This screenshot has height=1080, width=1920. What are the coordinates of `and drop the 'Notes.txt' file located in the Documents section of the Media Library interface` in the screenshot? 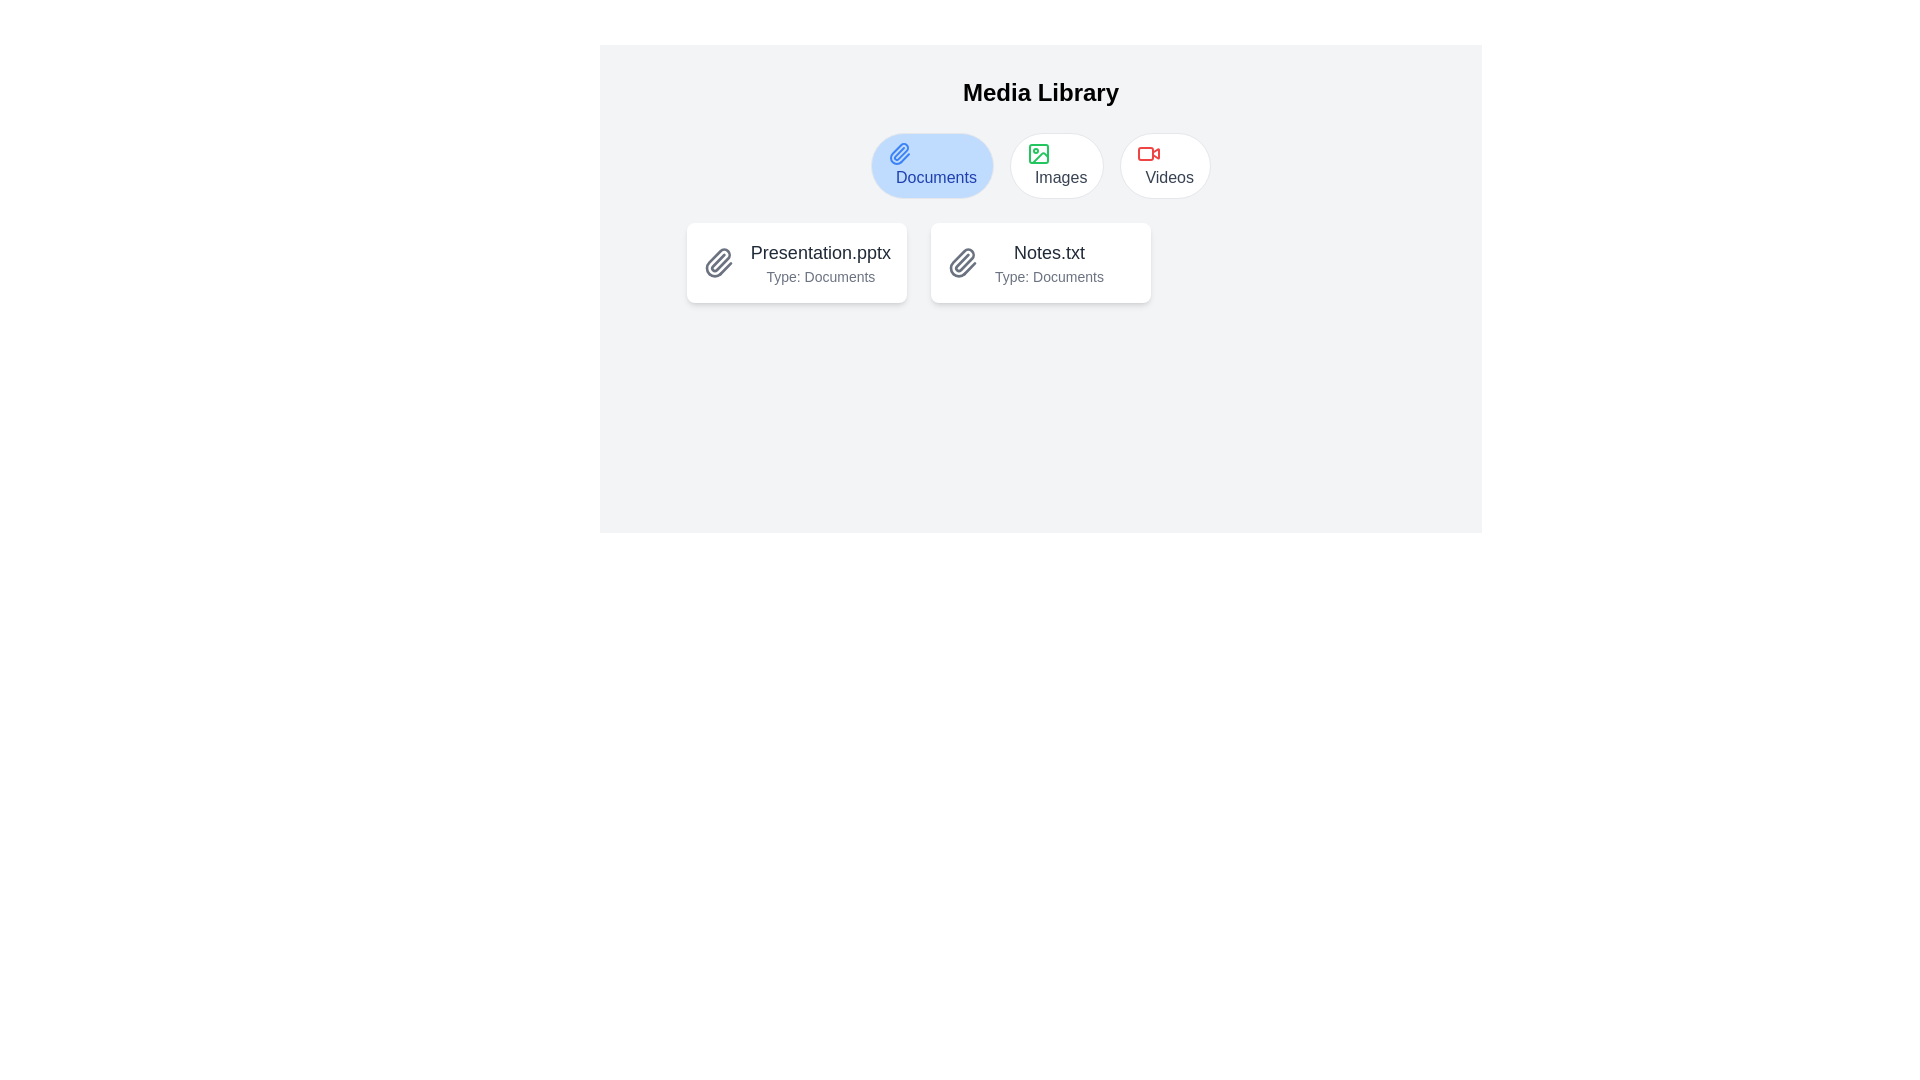 It's located at (1048, 261).